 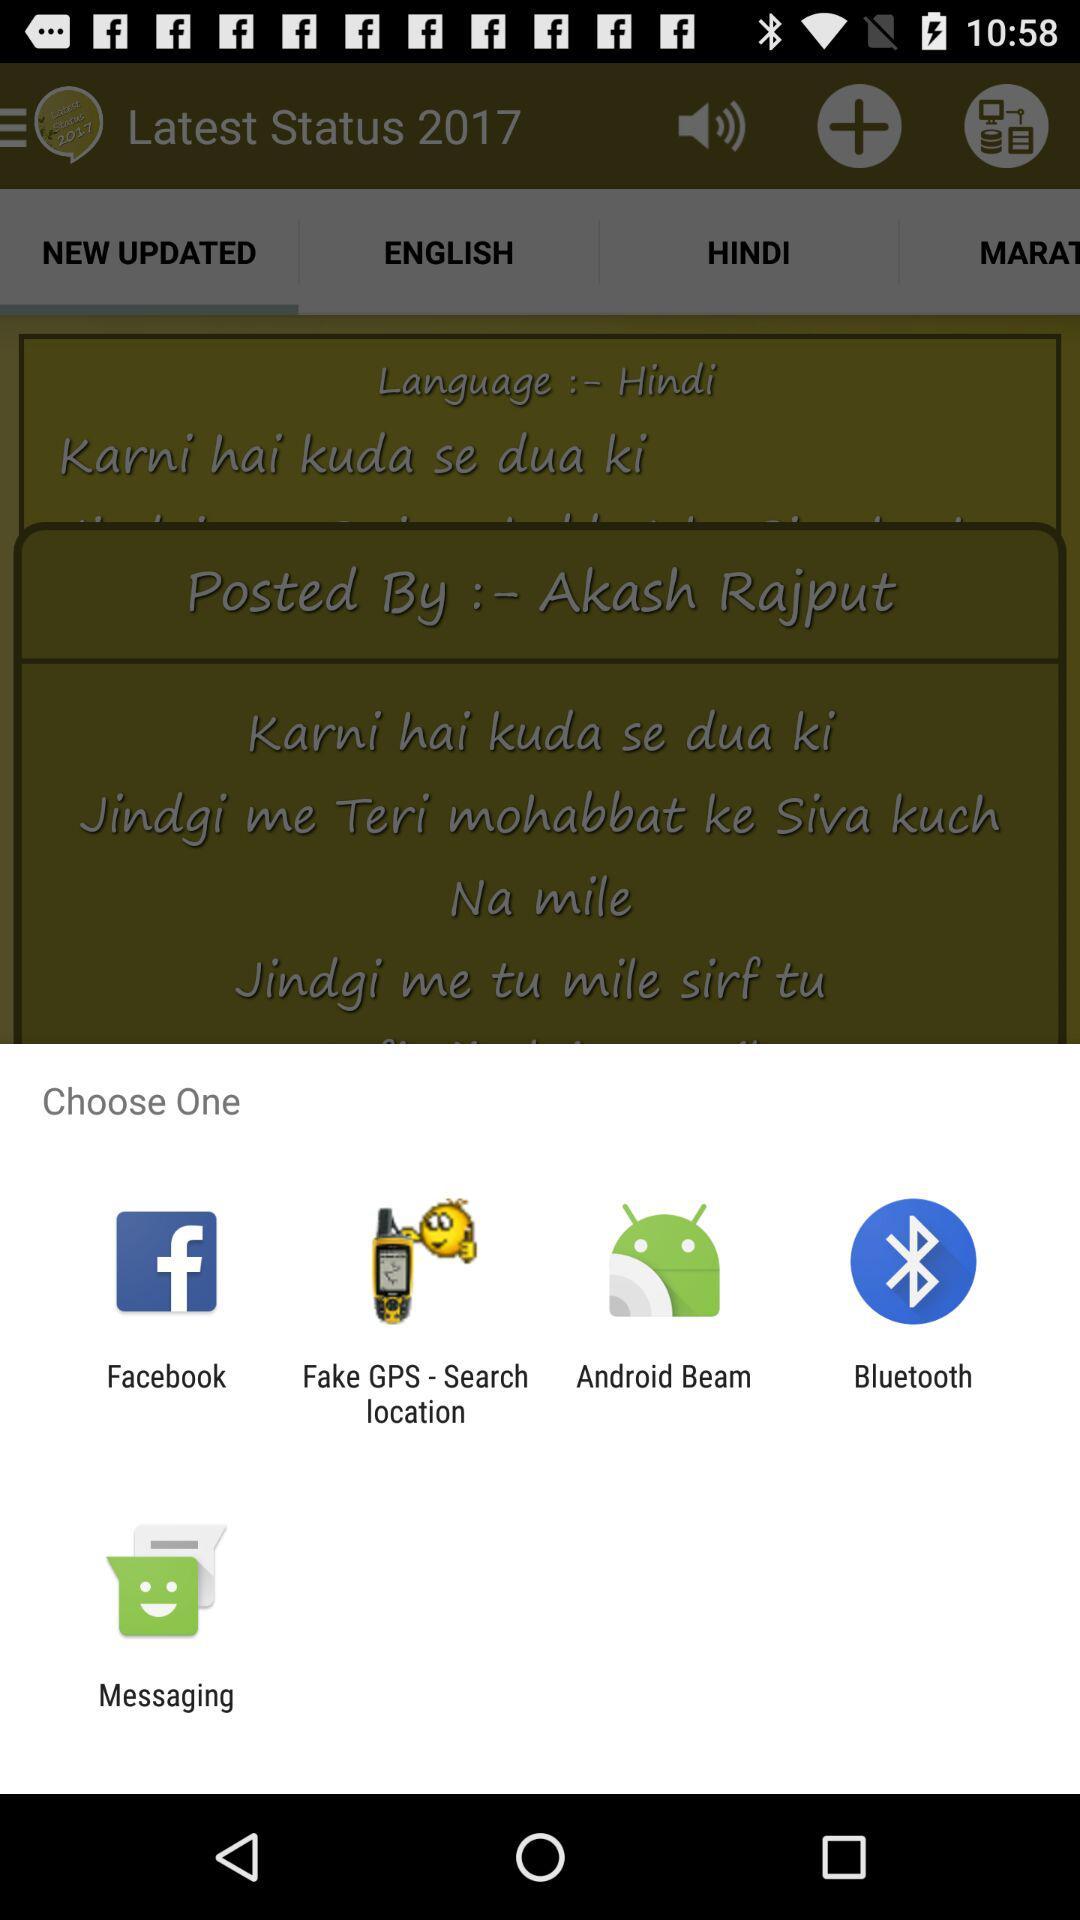 What do you see at coordinates (414, 1392) in the screenshot?
I see `fake gps search` at bounding box center [414, 1392].